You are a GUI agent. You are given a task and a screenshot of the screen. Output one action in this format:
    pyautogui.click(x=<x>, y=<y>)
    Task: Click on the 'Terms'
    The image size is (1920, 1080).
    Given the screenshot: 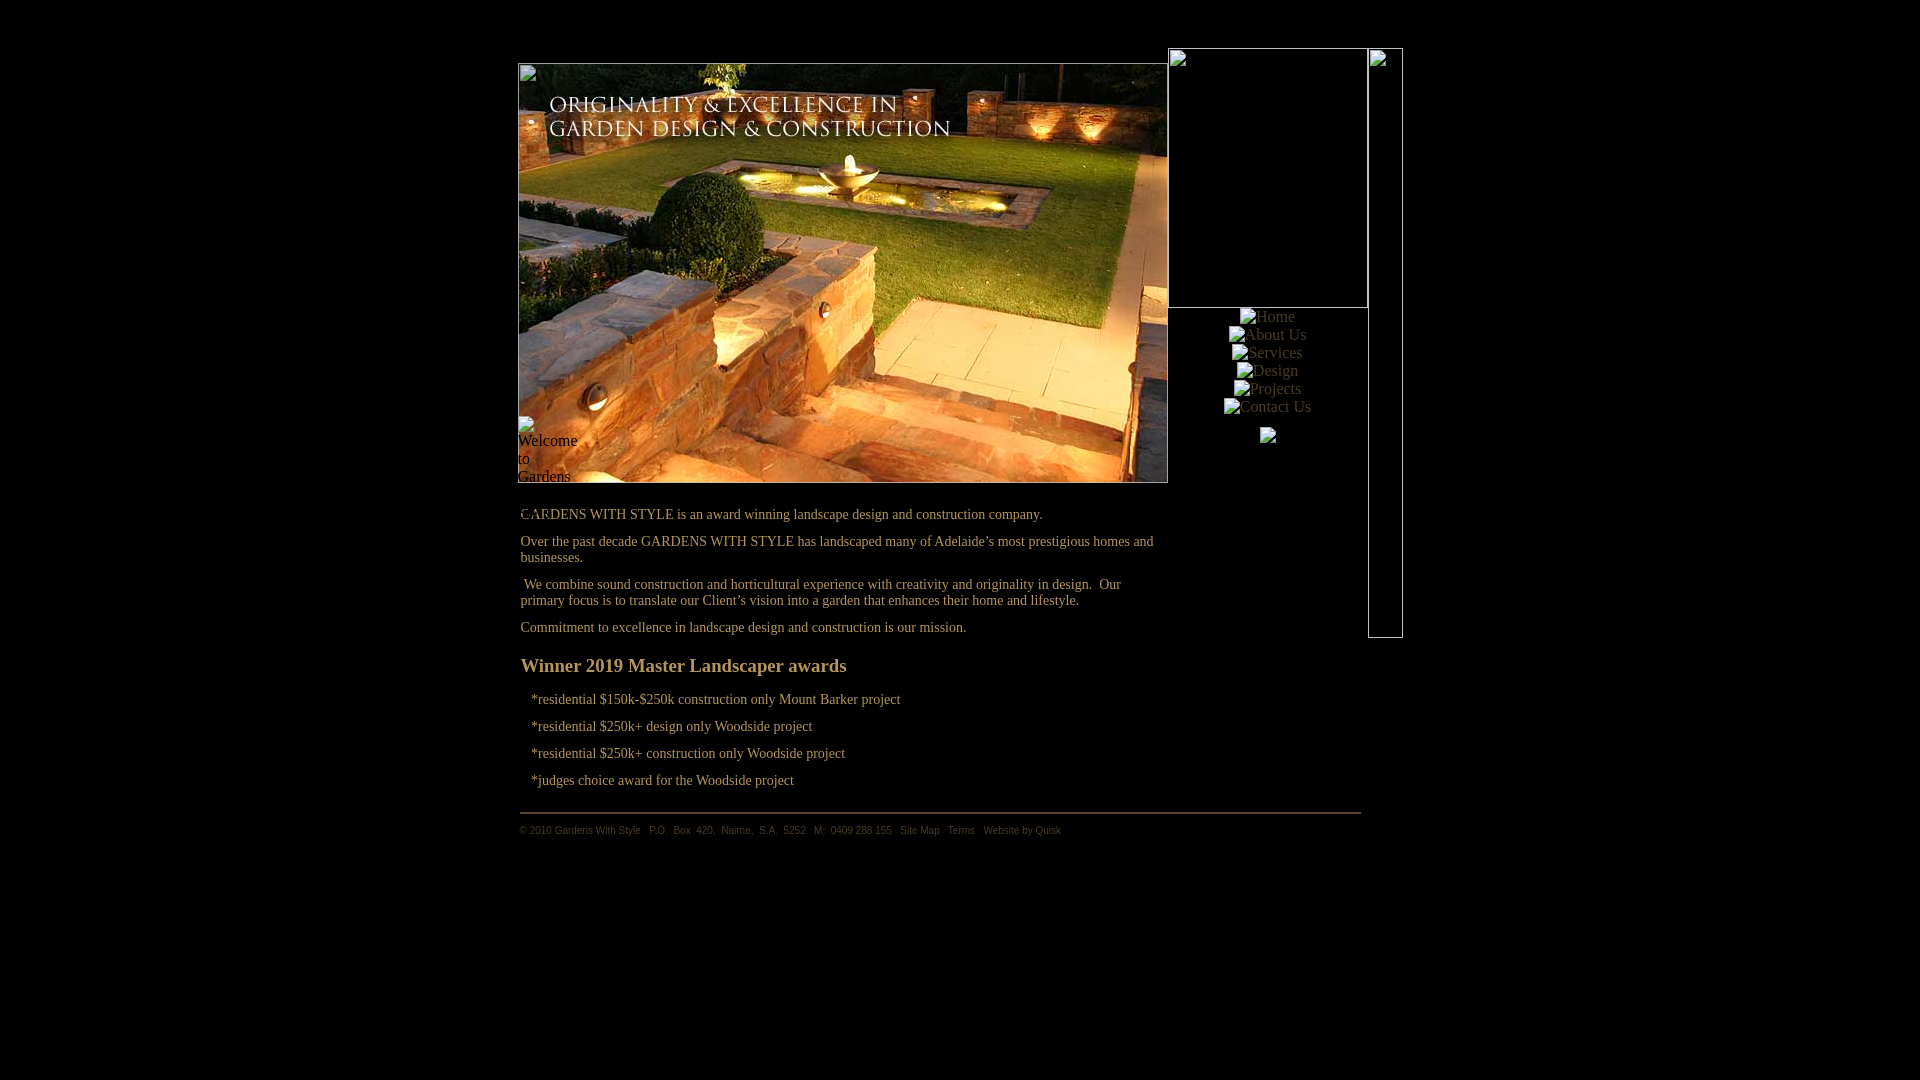 What is the action you would take?
    pyautogui.click(x=961, y=830)
    